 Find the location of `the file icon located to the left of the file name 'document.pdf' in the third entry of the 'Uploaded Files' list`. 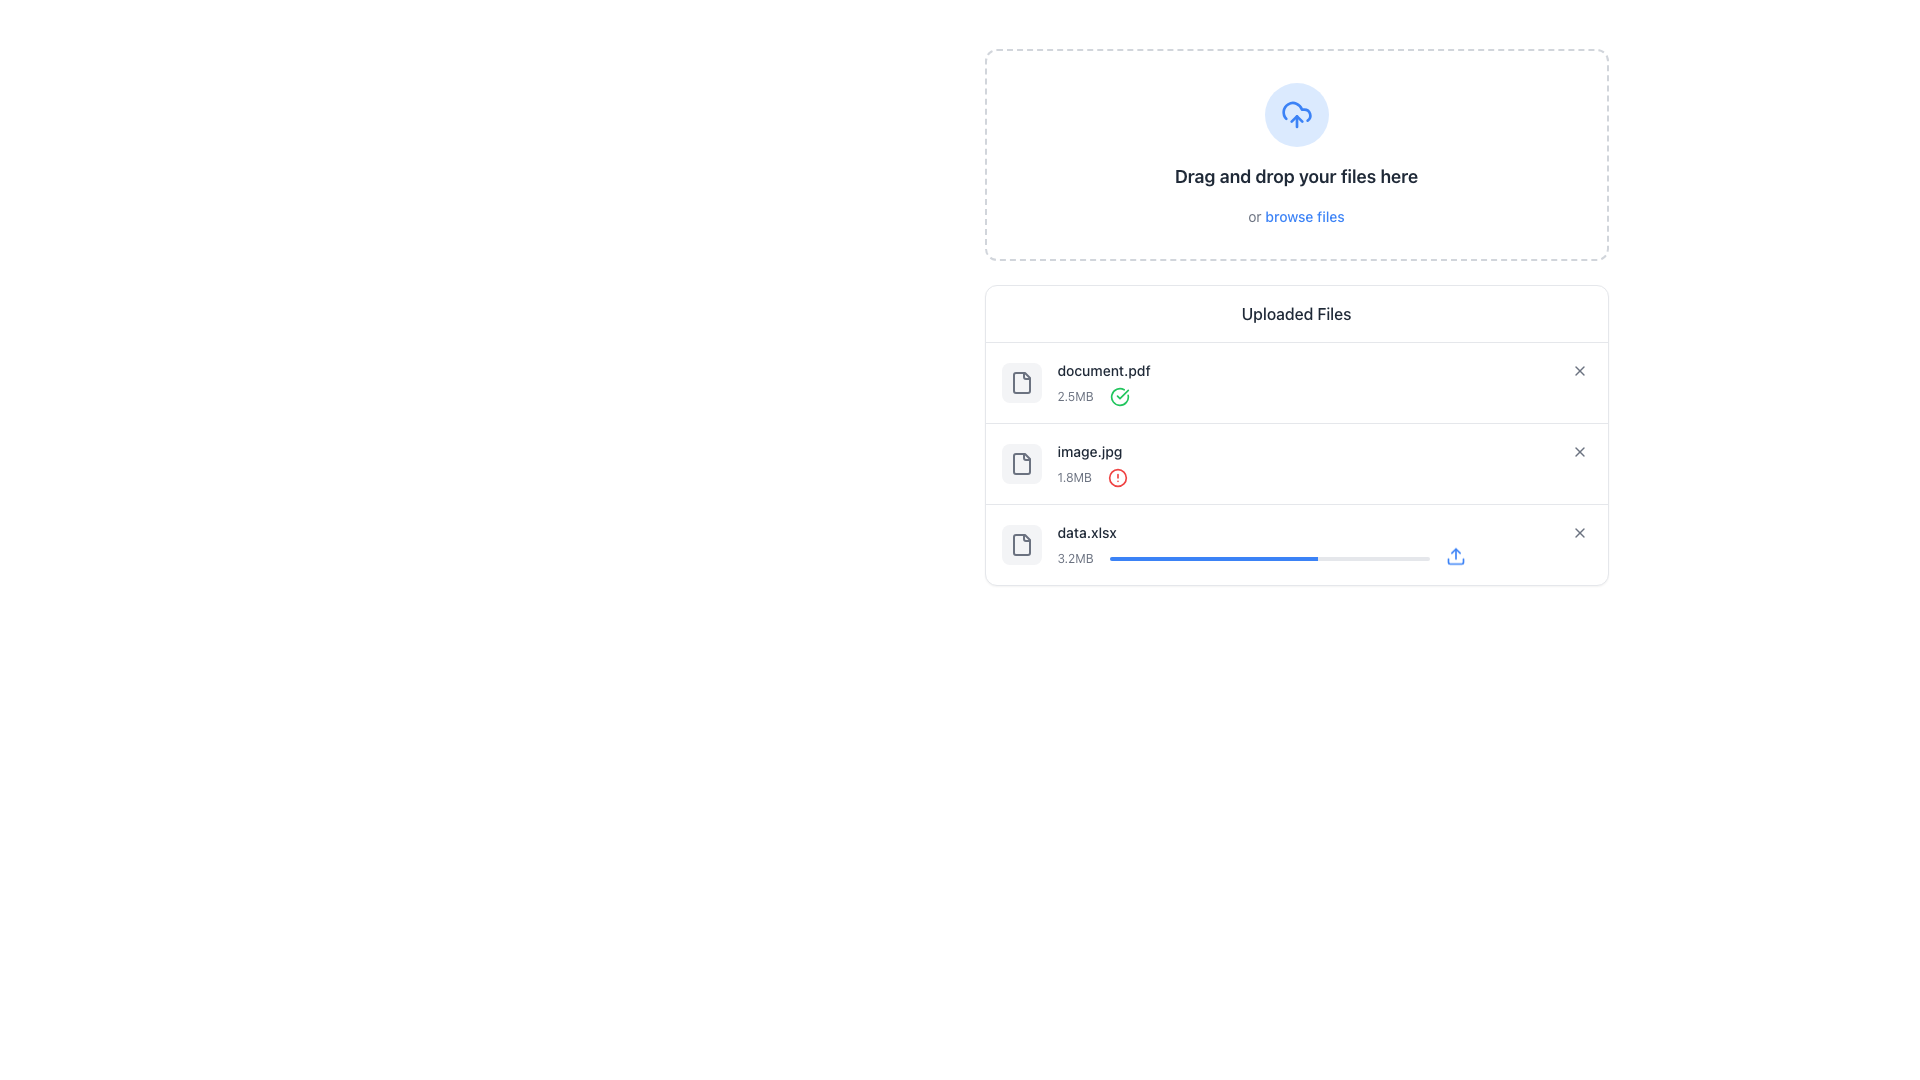

the file icon located to the left of the file name 'document.pdf' in the third entry of the 'Uploaded Files' list is located at coordinates (1021, 382).